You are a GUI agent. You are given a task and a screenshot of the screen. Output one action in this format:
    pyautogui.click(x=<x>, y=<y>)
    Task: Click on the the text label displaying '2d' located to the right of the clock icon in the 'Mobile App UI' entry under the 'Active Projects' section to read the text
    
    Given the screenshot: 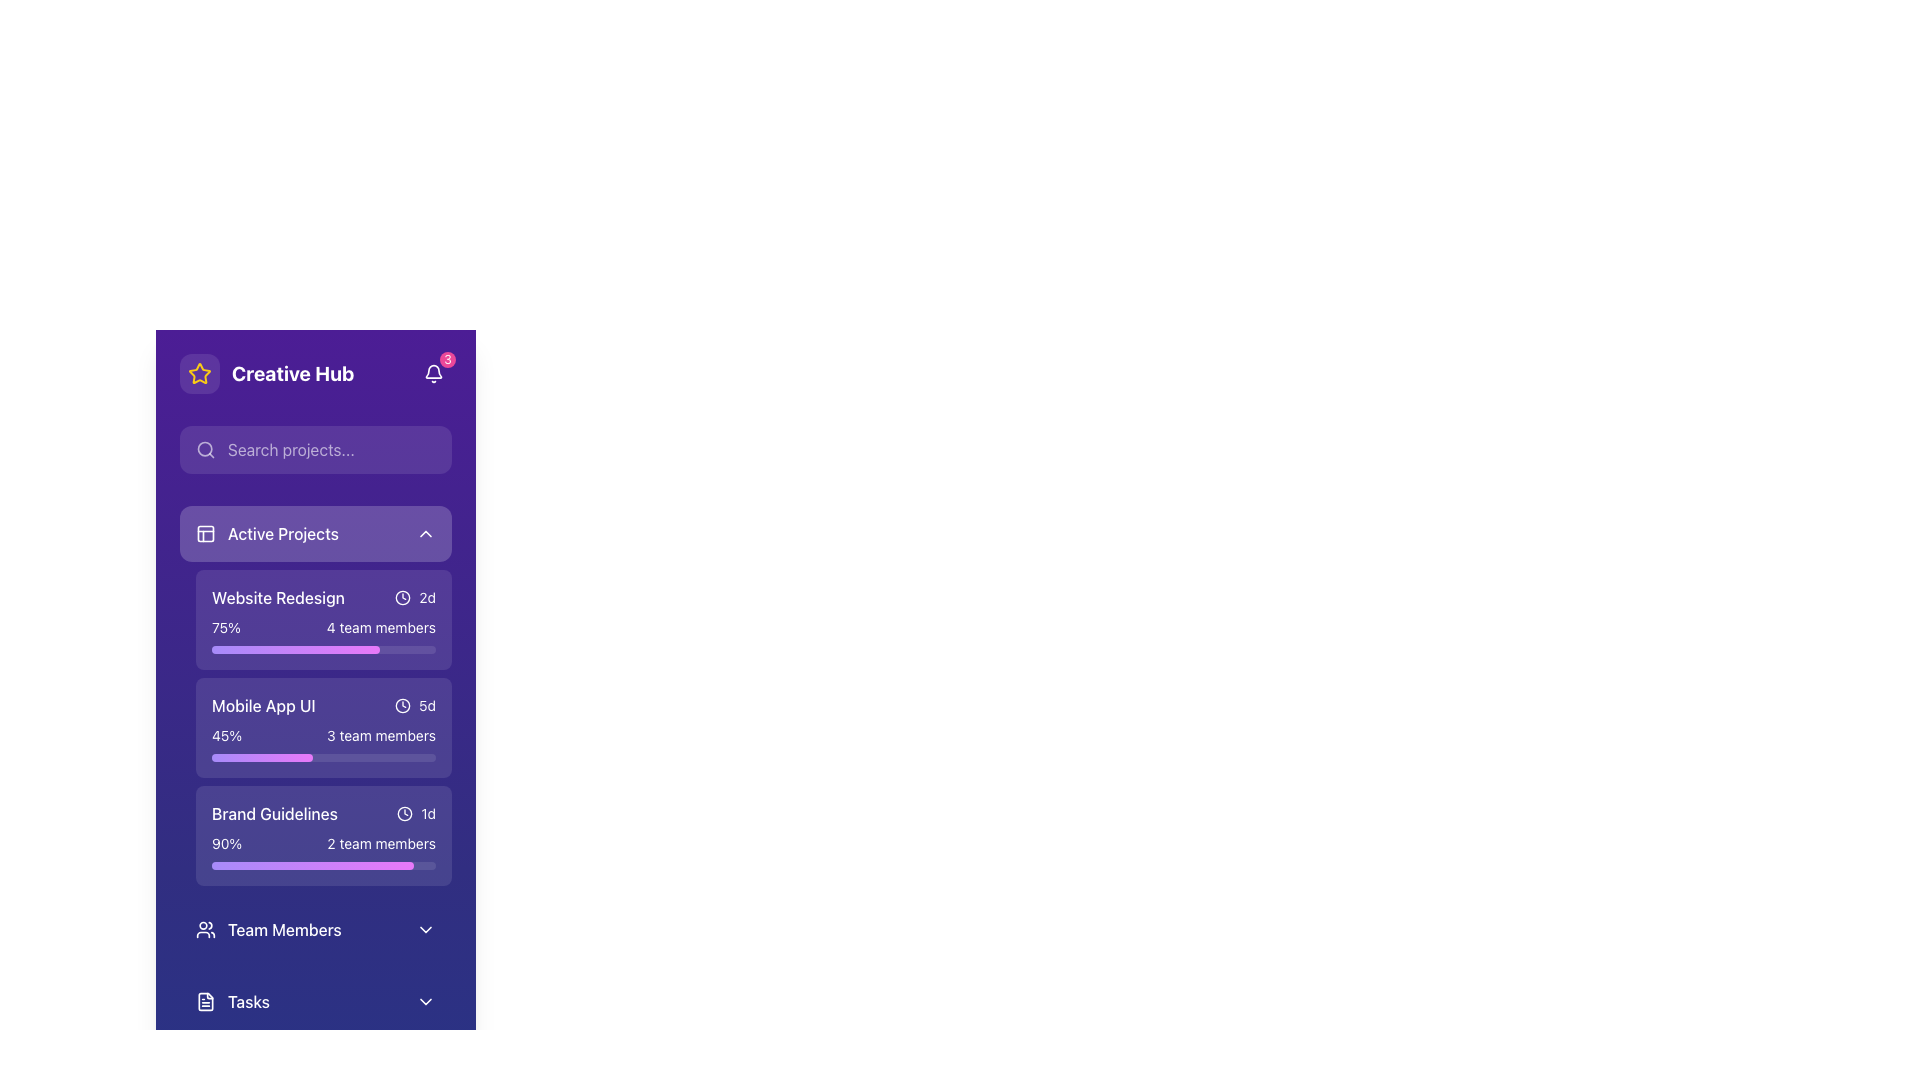 What is the action you would take?
    pyautogui.click(x=426, y=596)
    